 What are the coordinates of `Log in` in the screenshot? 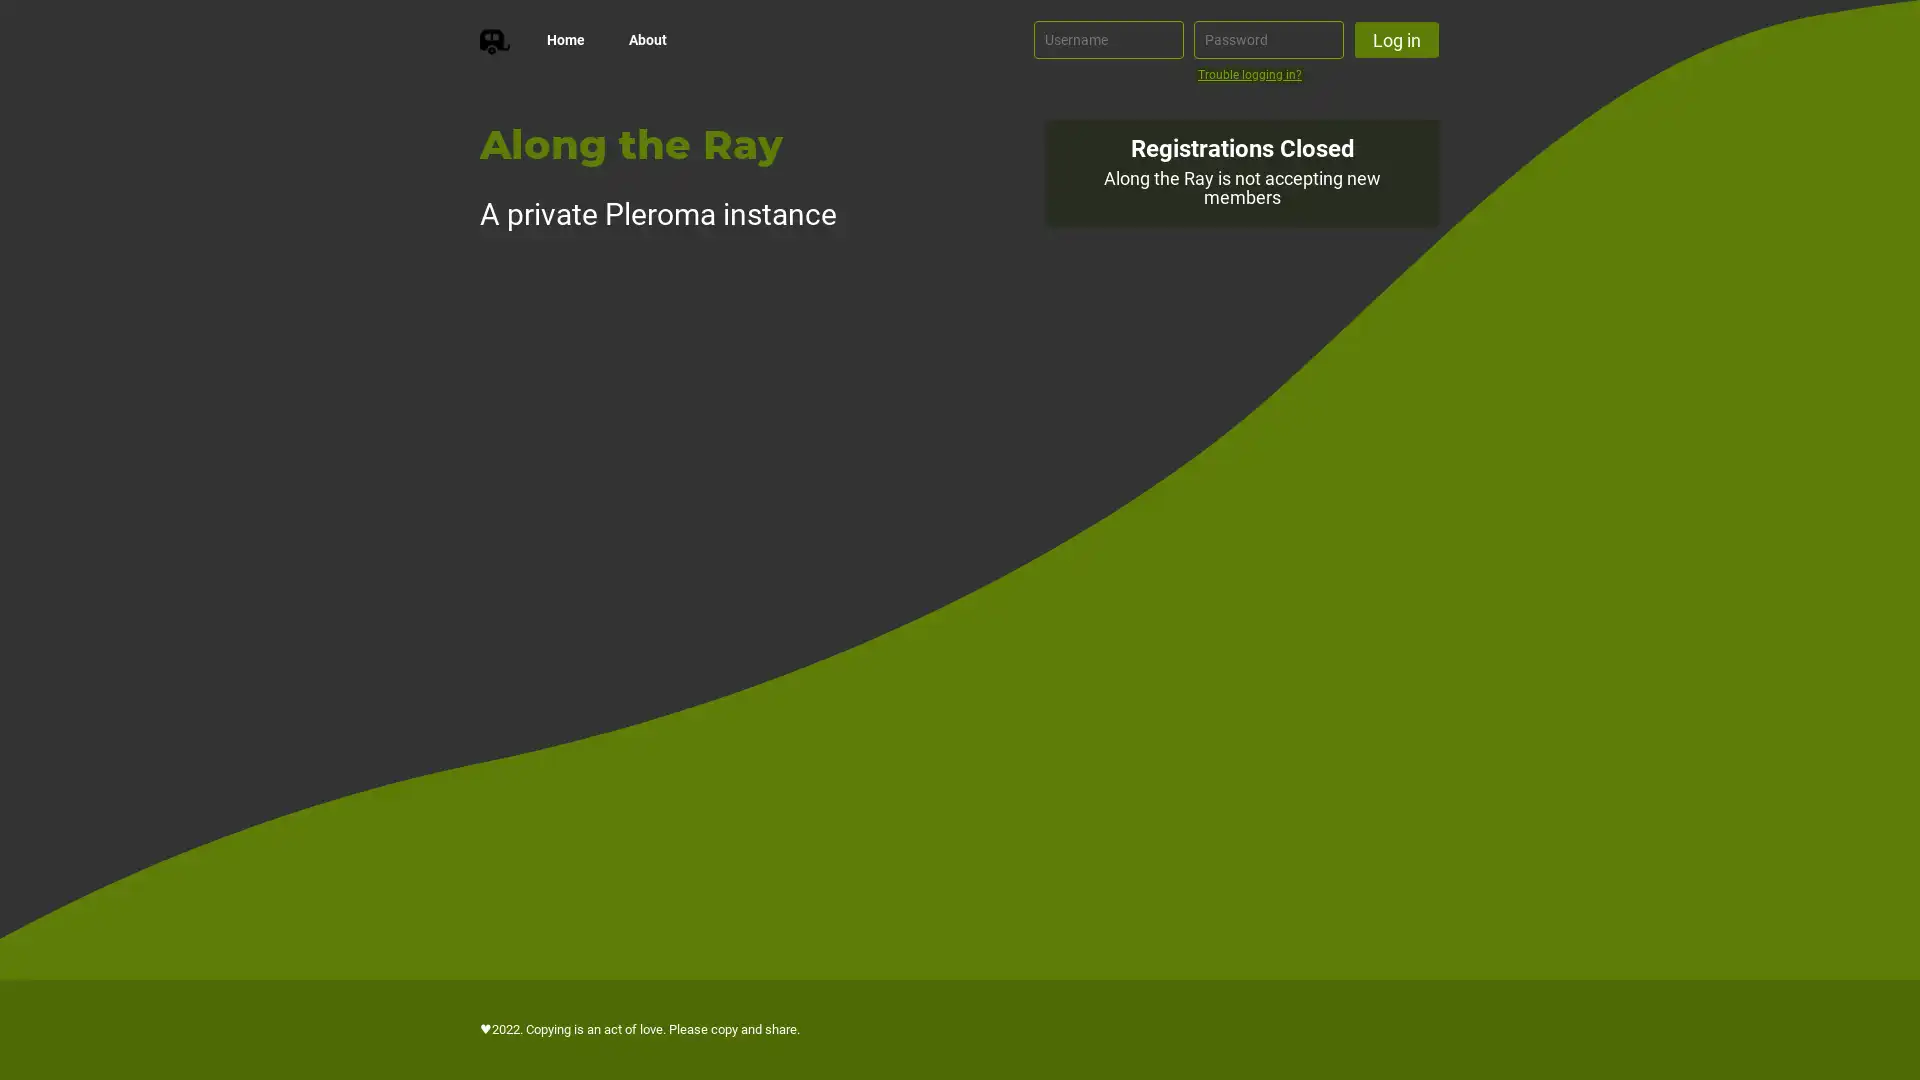 It's located at (1395, 39).